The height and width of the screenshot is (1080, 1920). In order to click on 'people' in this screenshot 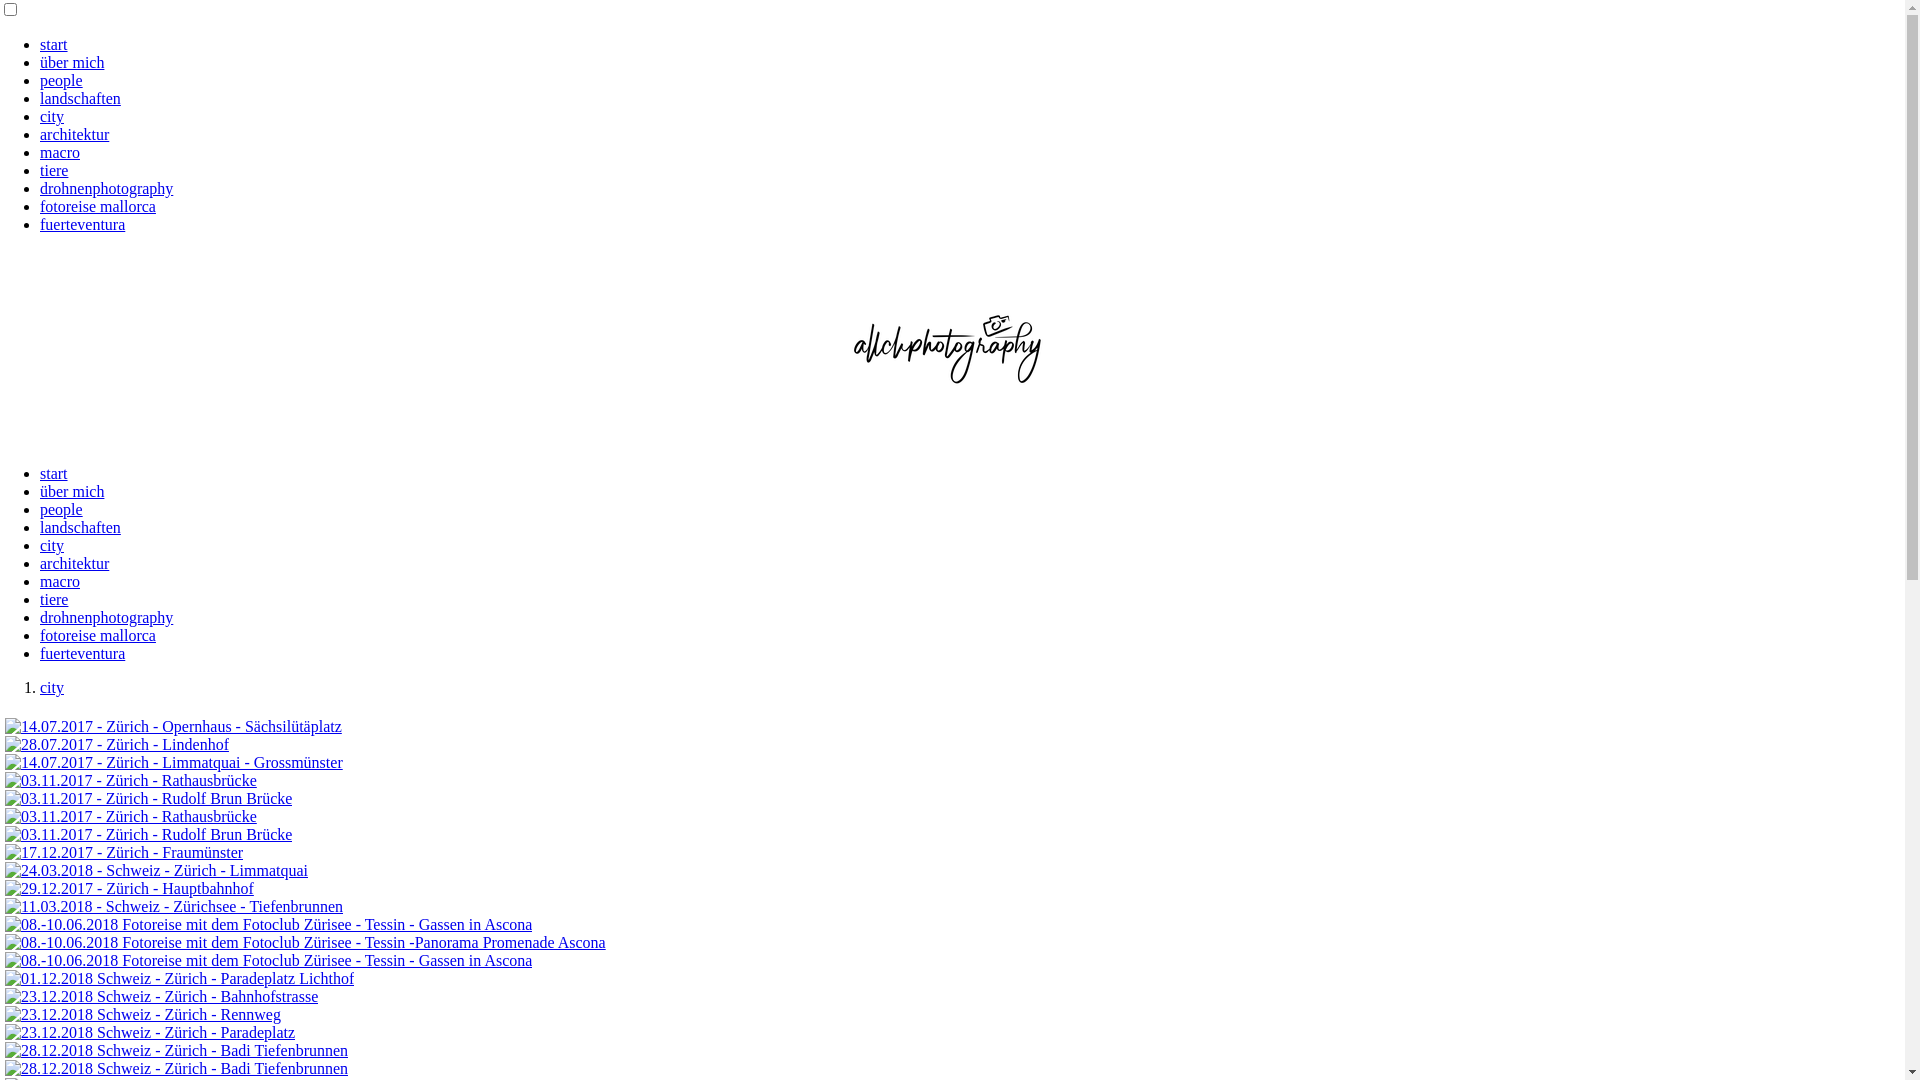, I will do `click(61, 508)`.